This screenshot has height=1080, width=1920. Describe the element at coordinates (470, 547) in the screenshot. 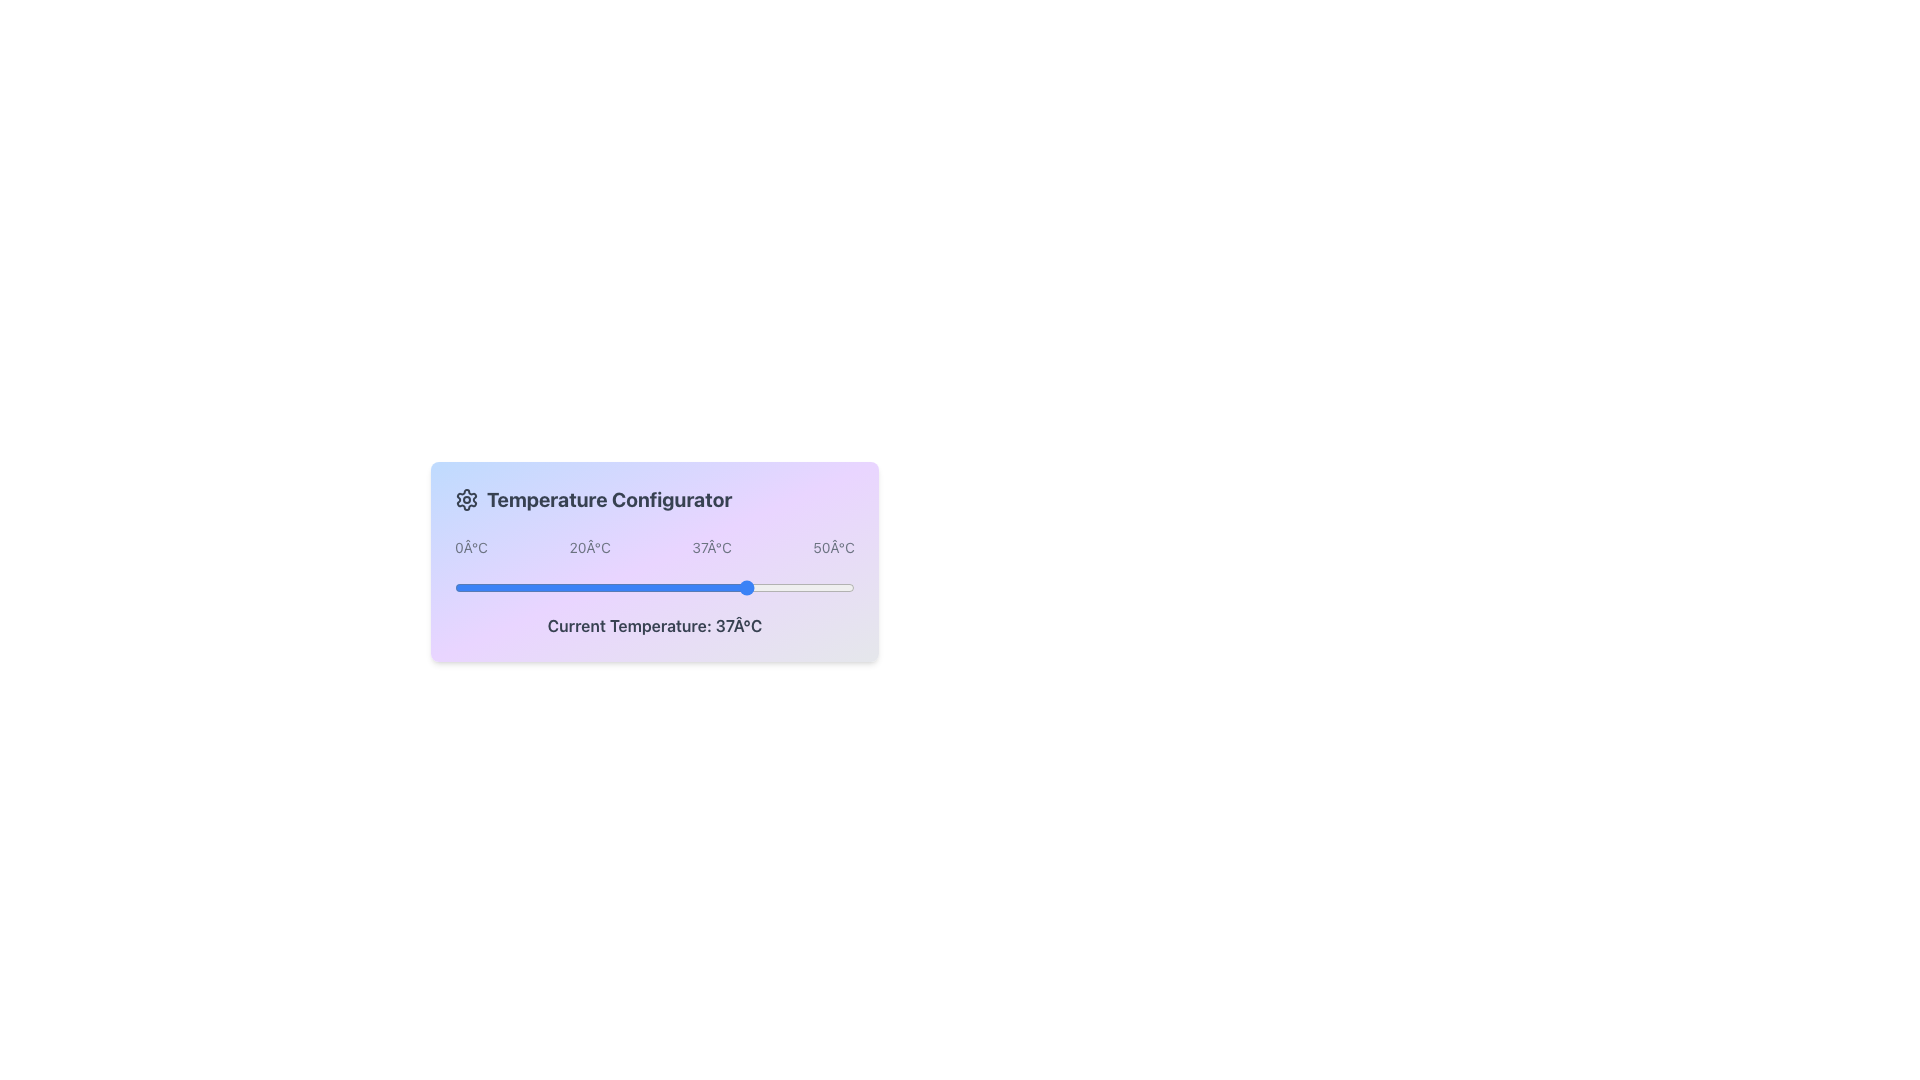

I see `the static text label displaying '0°C', which is the leftmost label in the temperature range group above the slider in the temperature configurator interface` at that location.